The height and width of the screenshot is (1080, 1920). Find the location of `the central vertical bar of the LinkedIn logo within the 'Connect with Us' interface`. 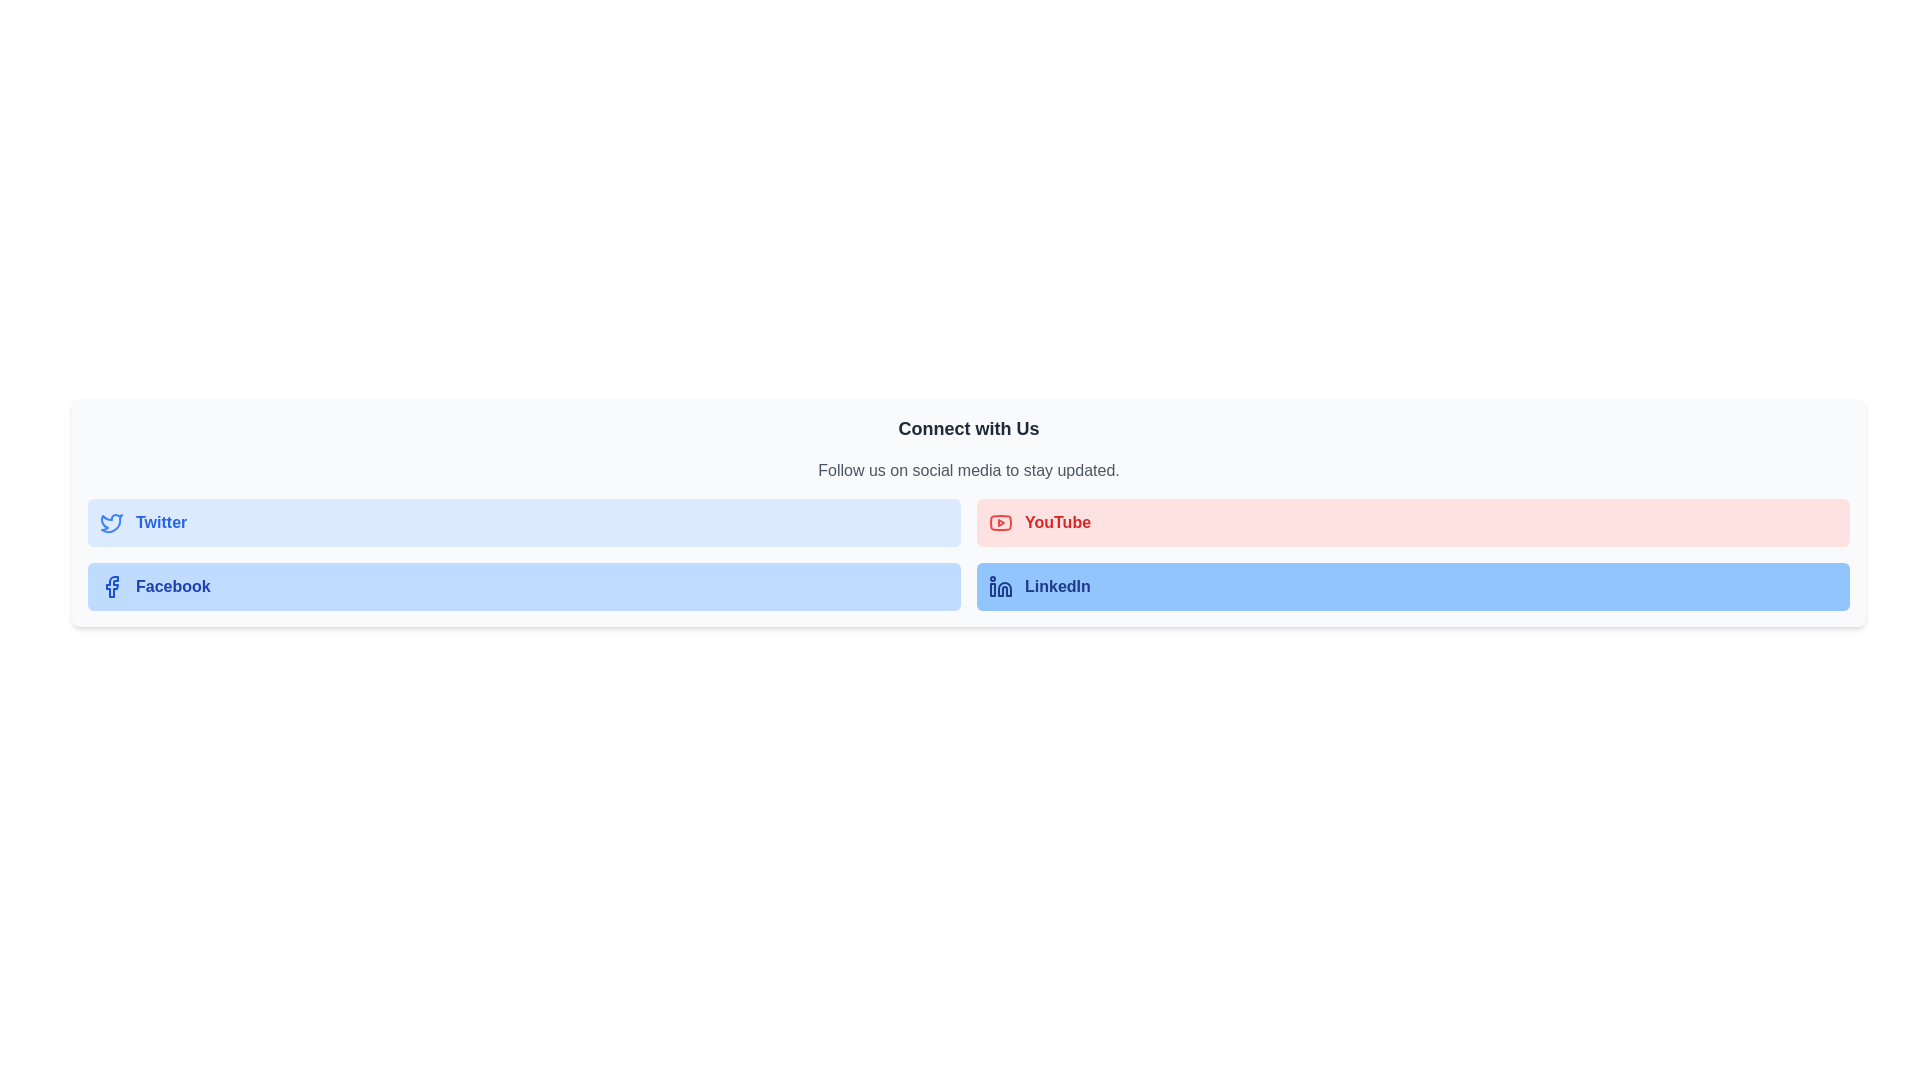

the central vertical bar of the LinkedIn logo within the 'Connect with Us' interface is located at coordinates (993, 589).